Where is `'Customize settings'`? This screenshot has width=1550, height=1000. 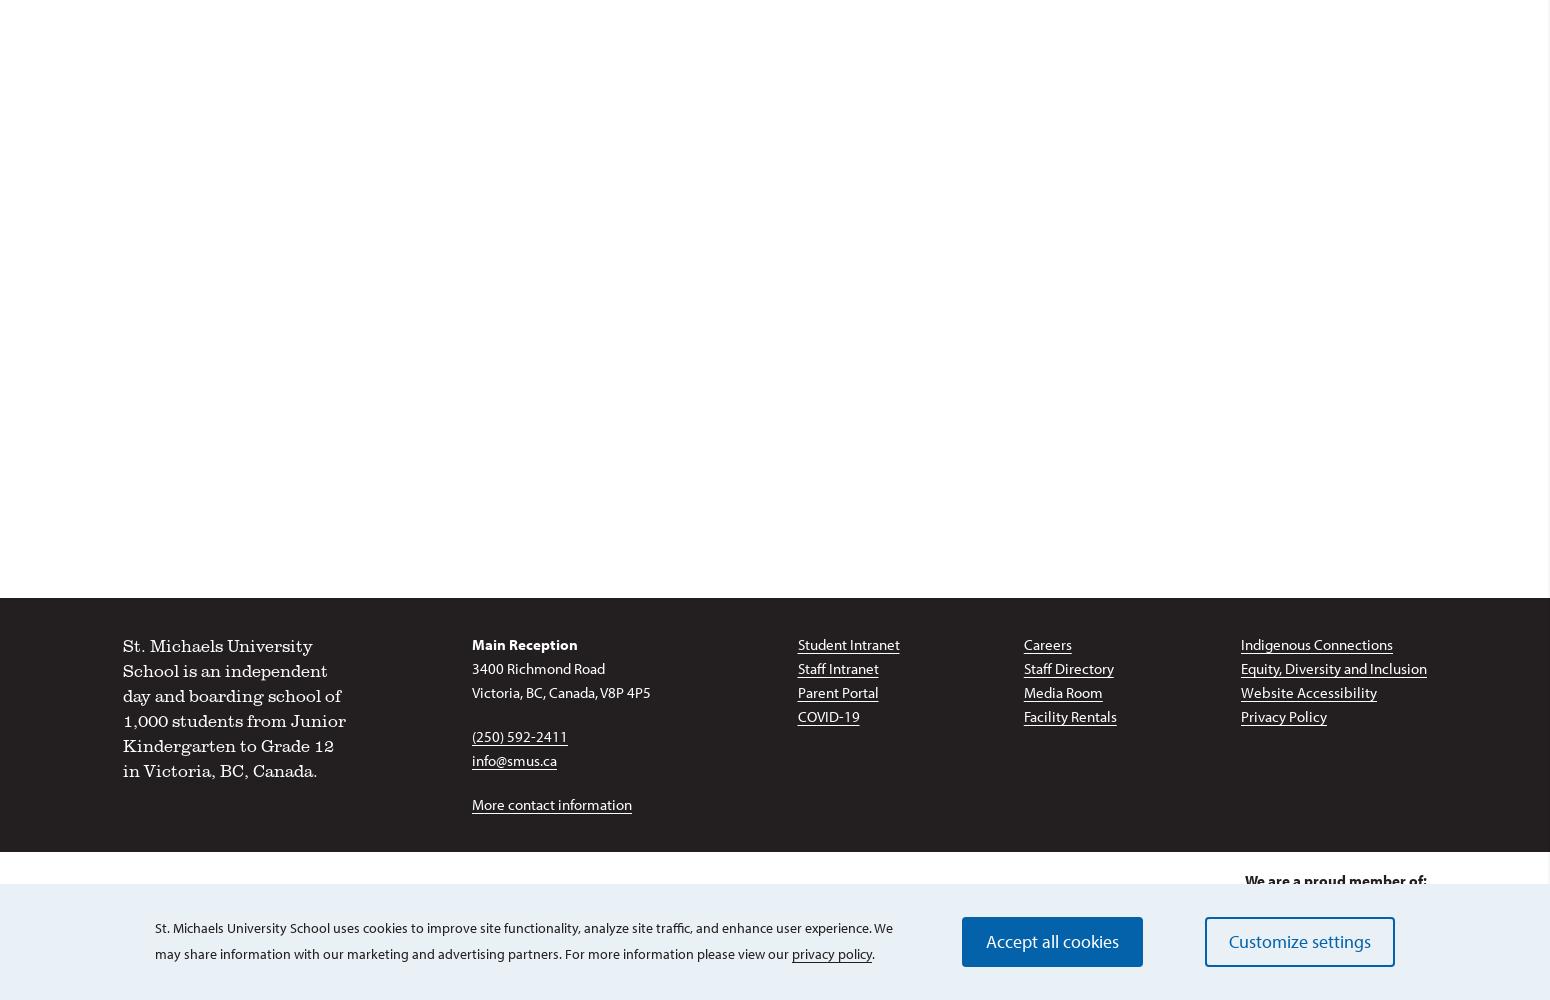
'Customize settings' is located at coordinates (1298, 940).